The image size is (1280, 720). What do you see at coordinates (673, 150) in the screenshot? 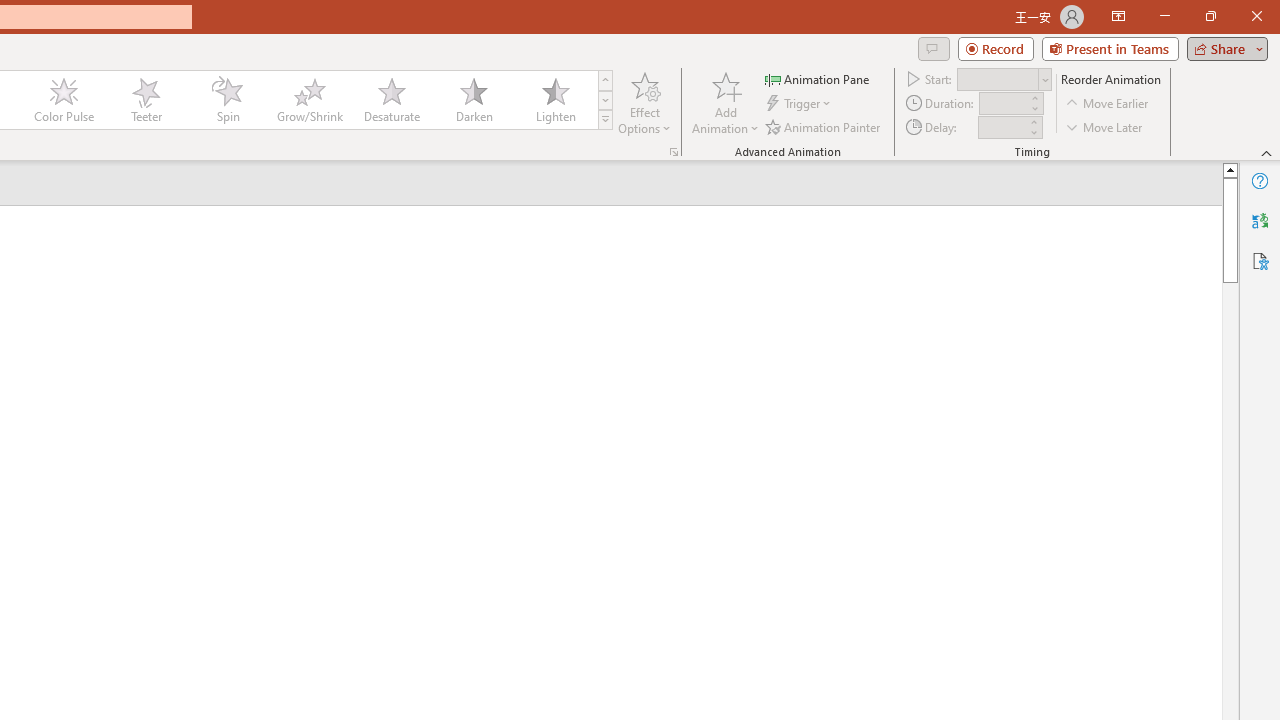
I see `'More Options...'` at bounding box center [673, 150].